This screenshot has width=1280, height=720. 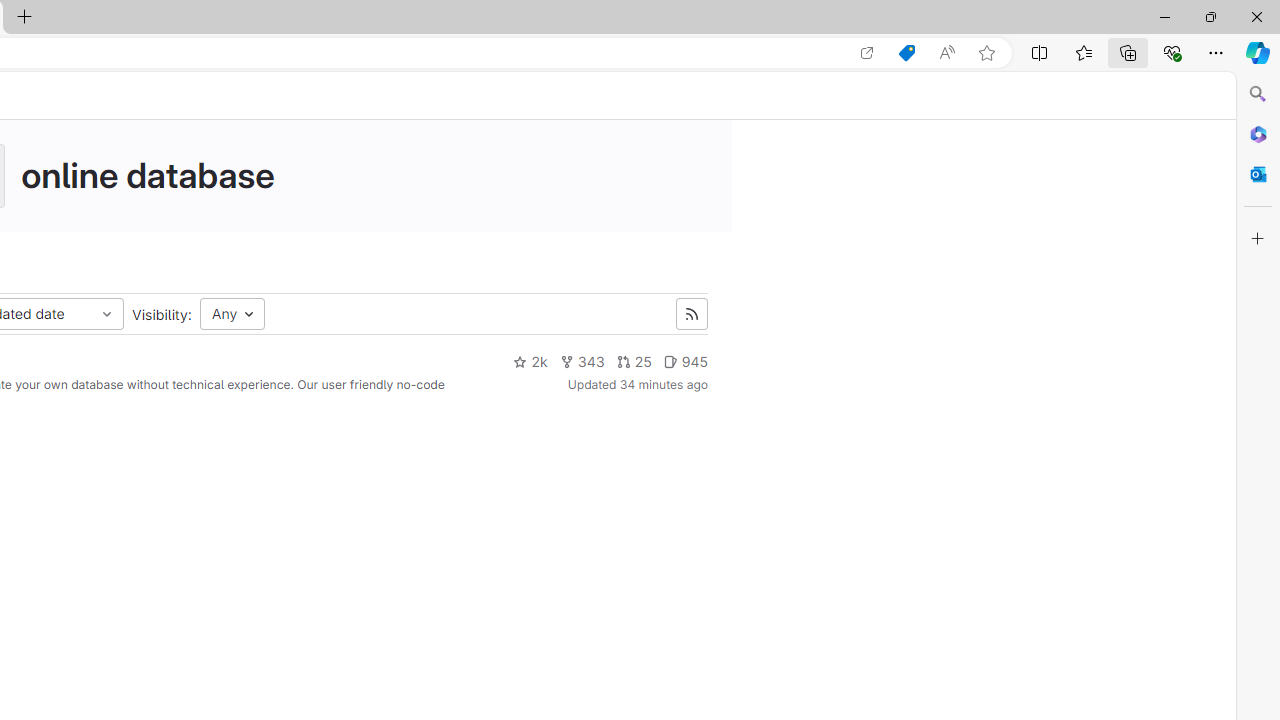 What do you see at coordinates (232, 314) in the screenshot?
I see `'Any'` at bounding box center [232, 314].